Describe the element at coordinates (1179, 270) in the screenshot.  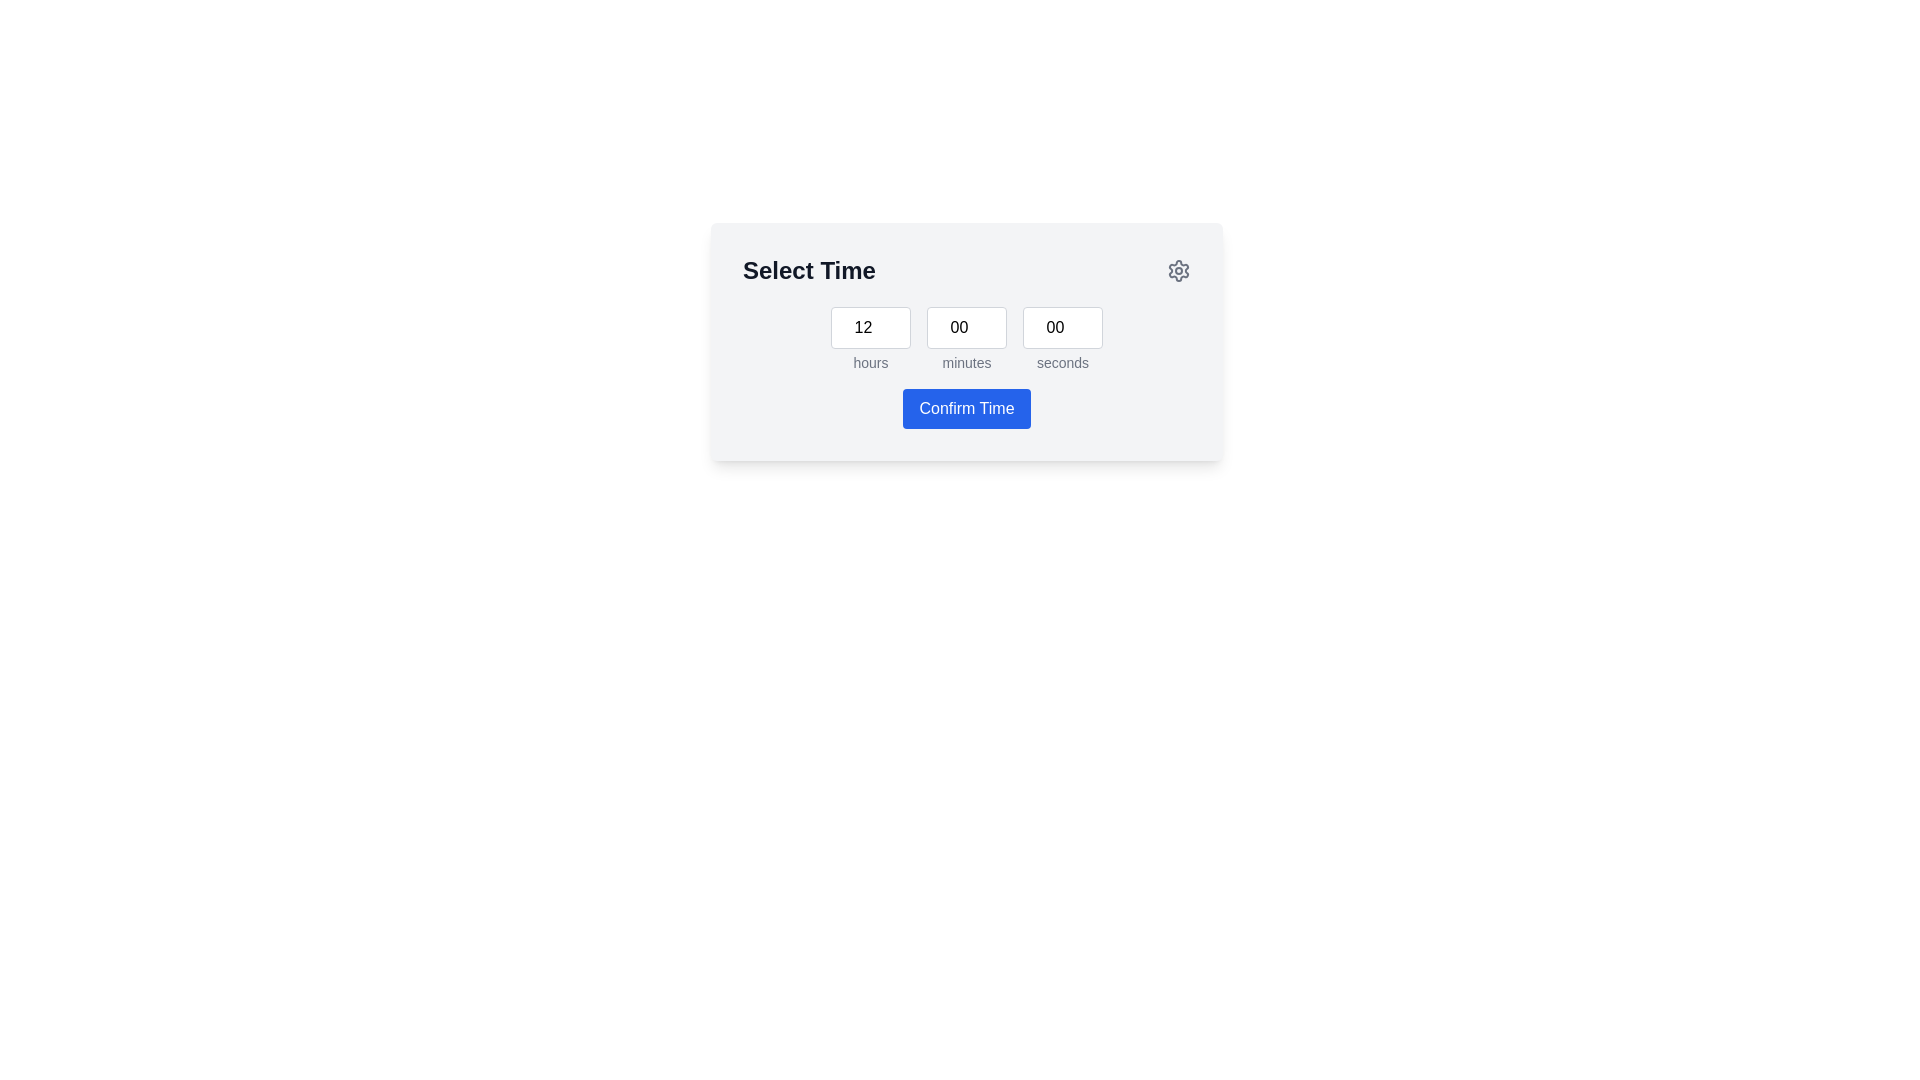
I see `the gear-shaped icon button located in the upper-right section of the 'Select Time' modal` at that location.